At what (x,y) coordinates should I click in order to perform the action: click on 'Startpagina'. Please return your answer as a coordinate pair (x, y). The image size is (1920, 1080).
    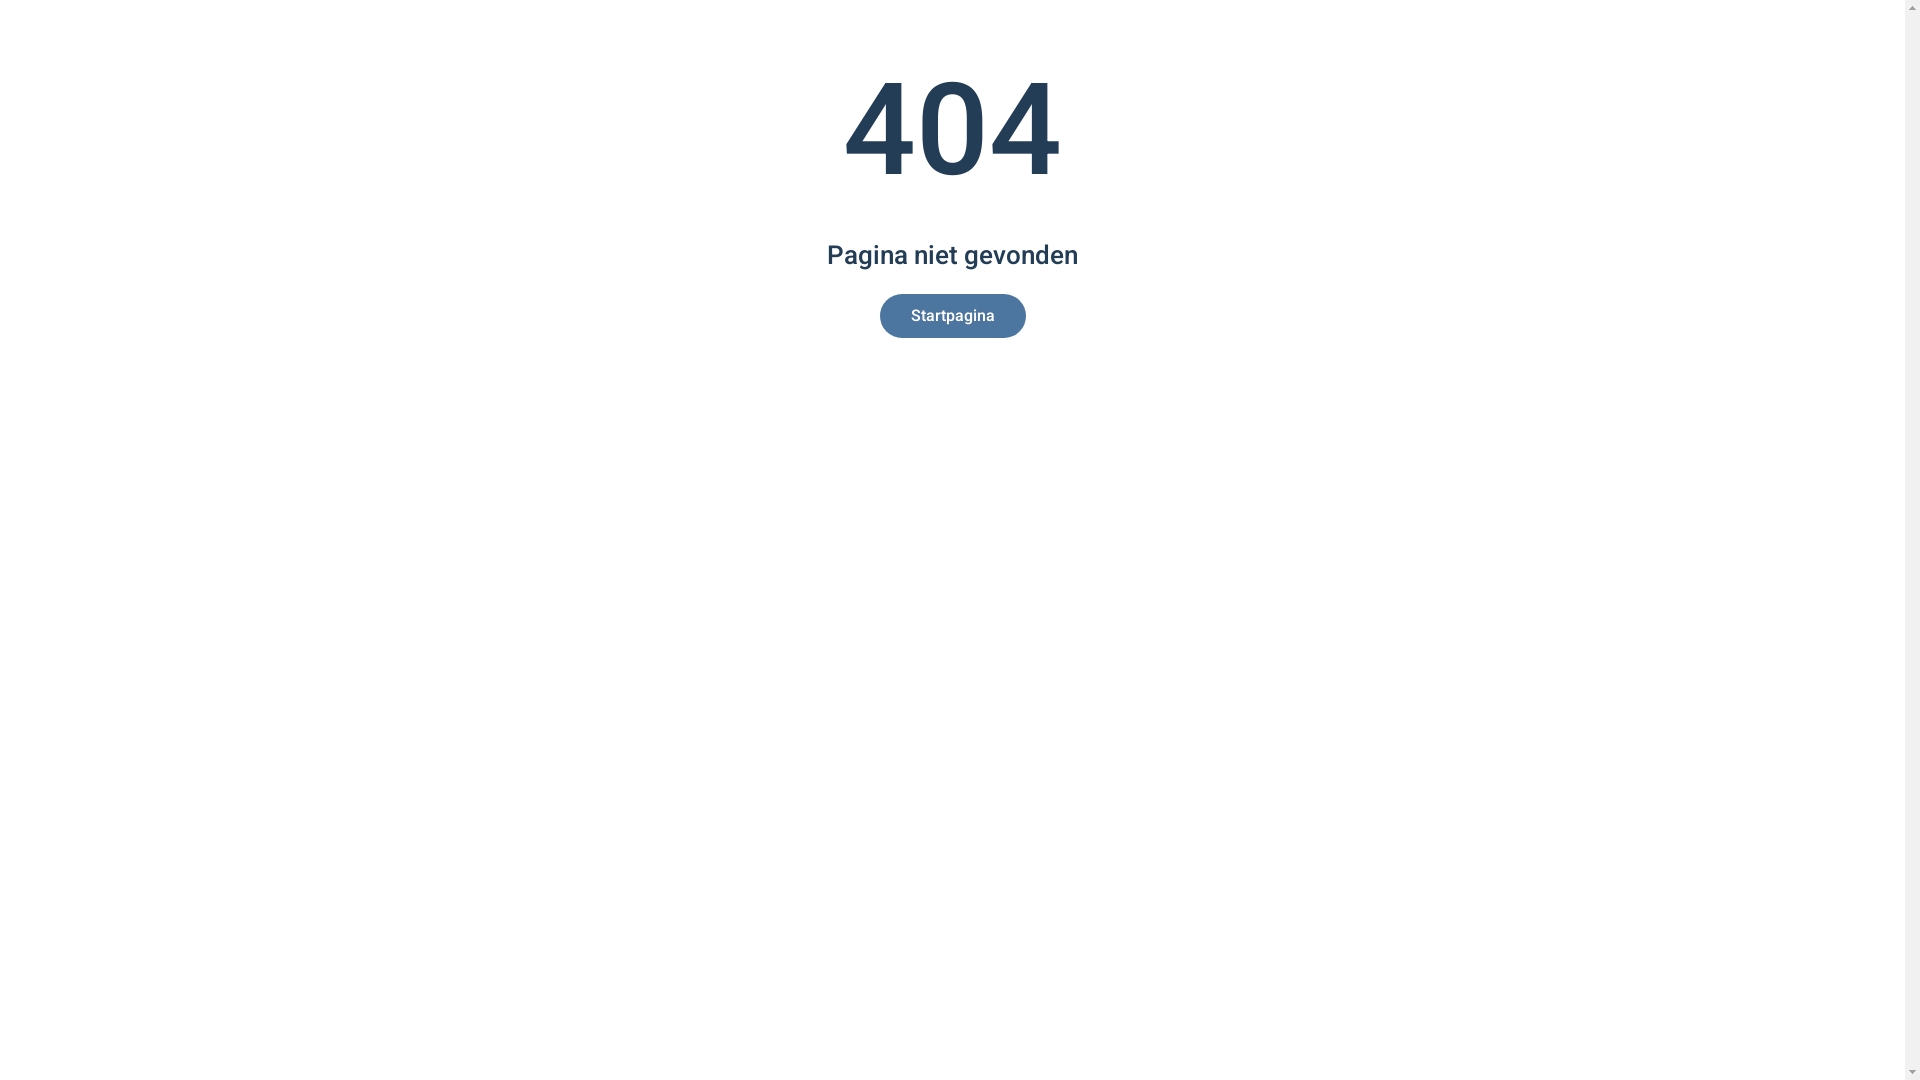
    Looking at the image, I should click on (952, 315).